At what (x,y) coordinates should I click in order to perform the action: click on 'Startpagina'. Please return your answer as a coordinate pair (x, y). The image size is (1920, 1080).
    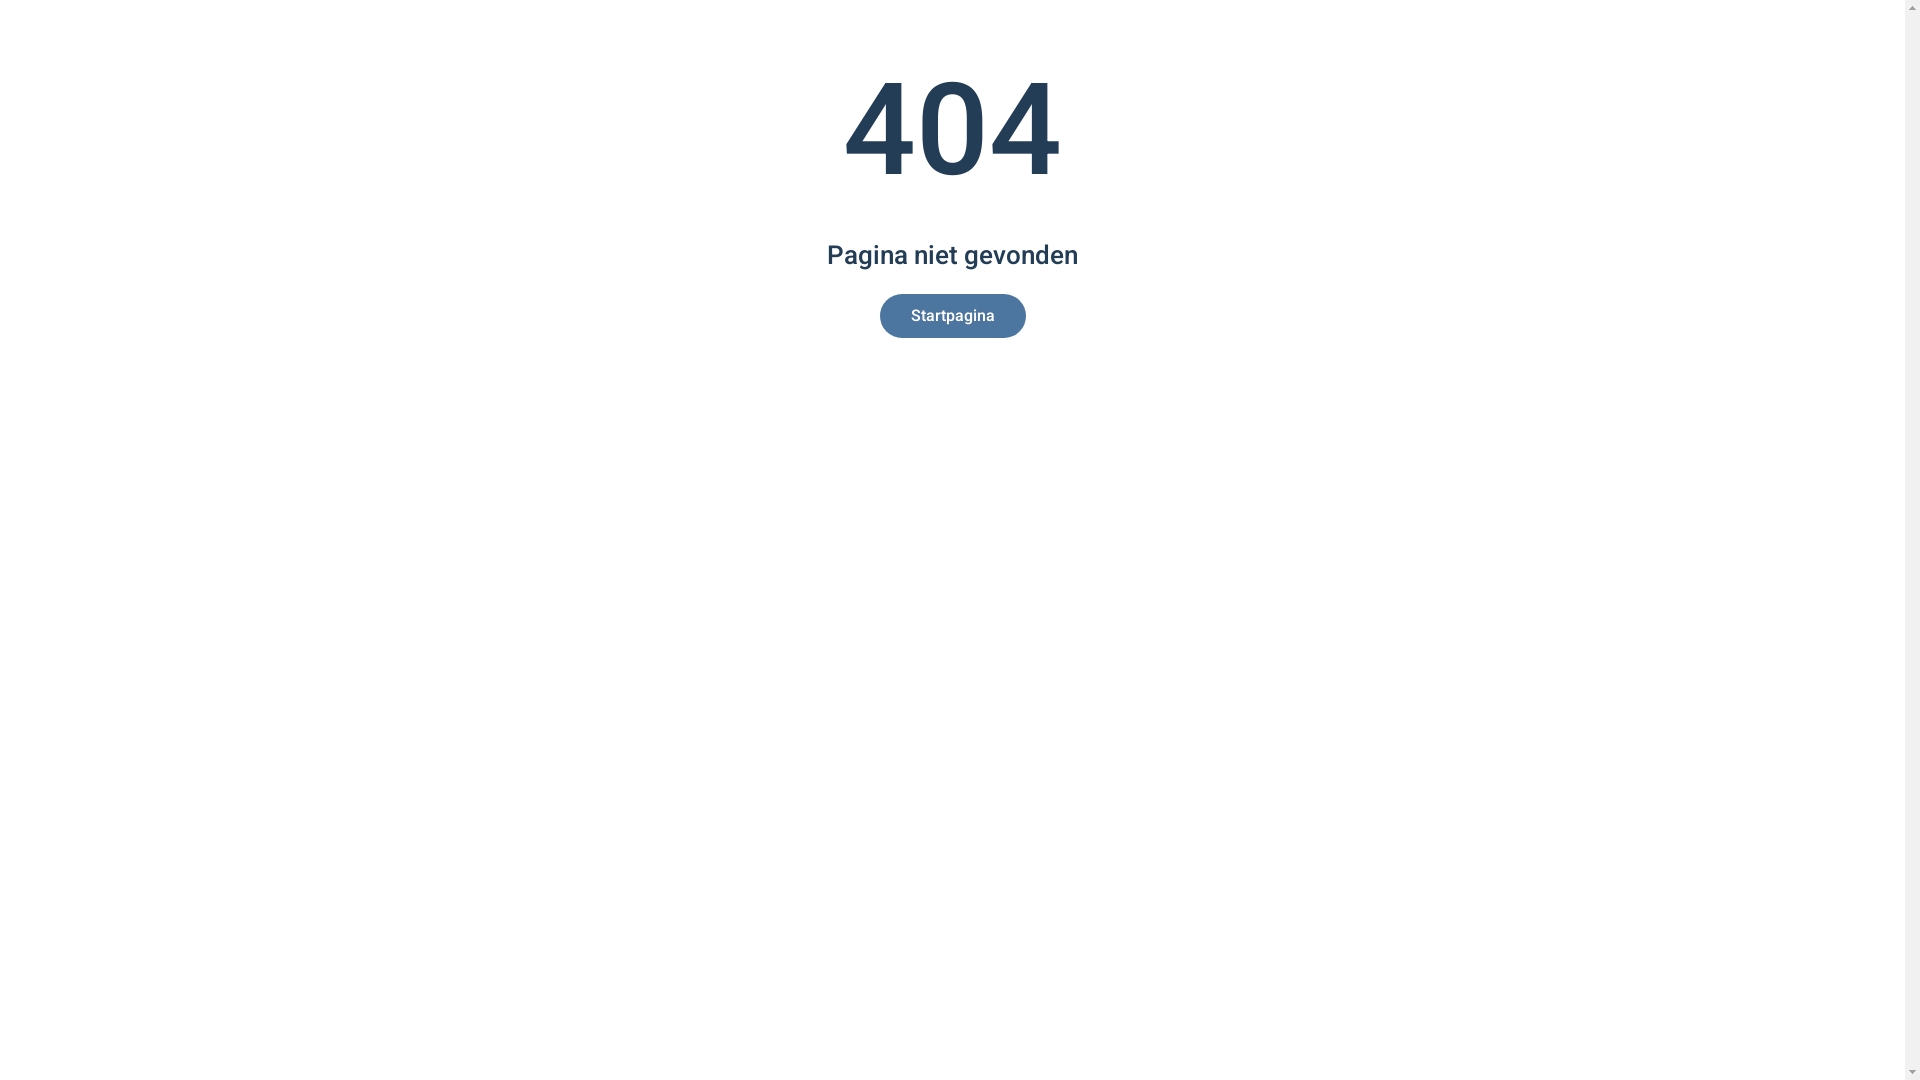
    Looking at the image, I should click on (952, 315).